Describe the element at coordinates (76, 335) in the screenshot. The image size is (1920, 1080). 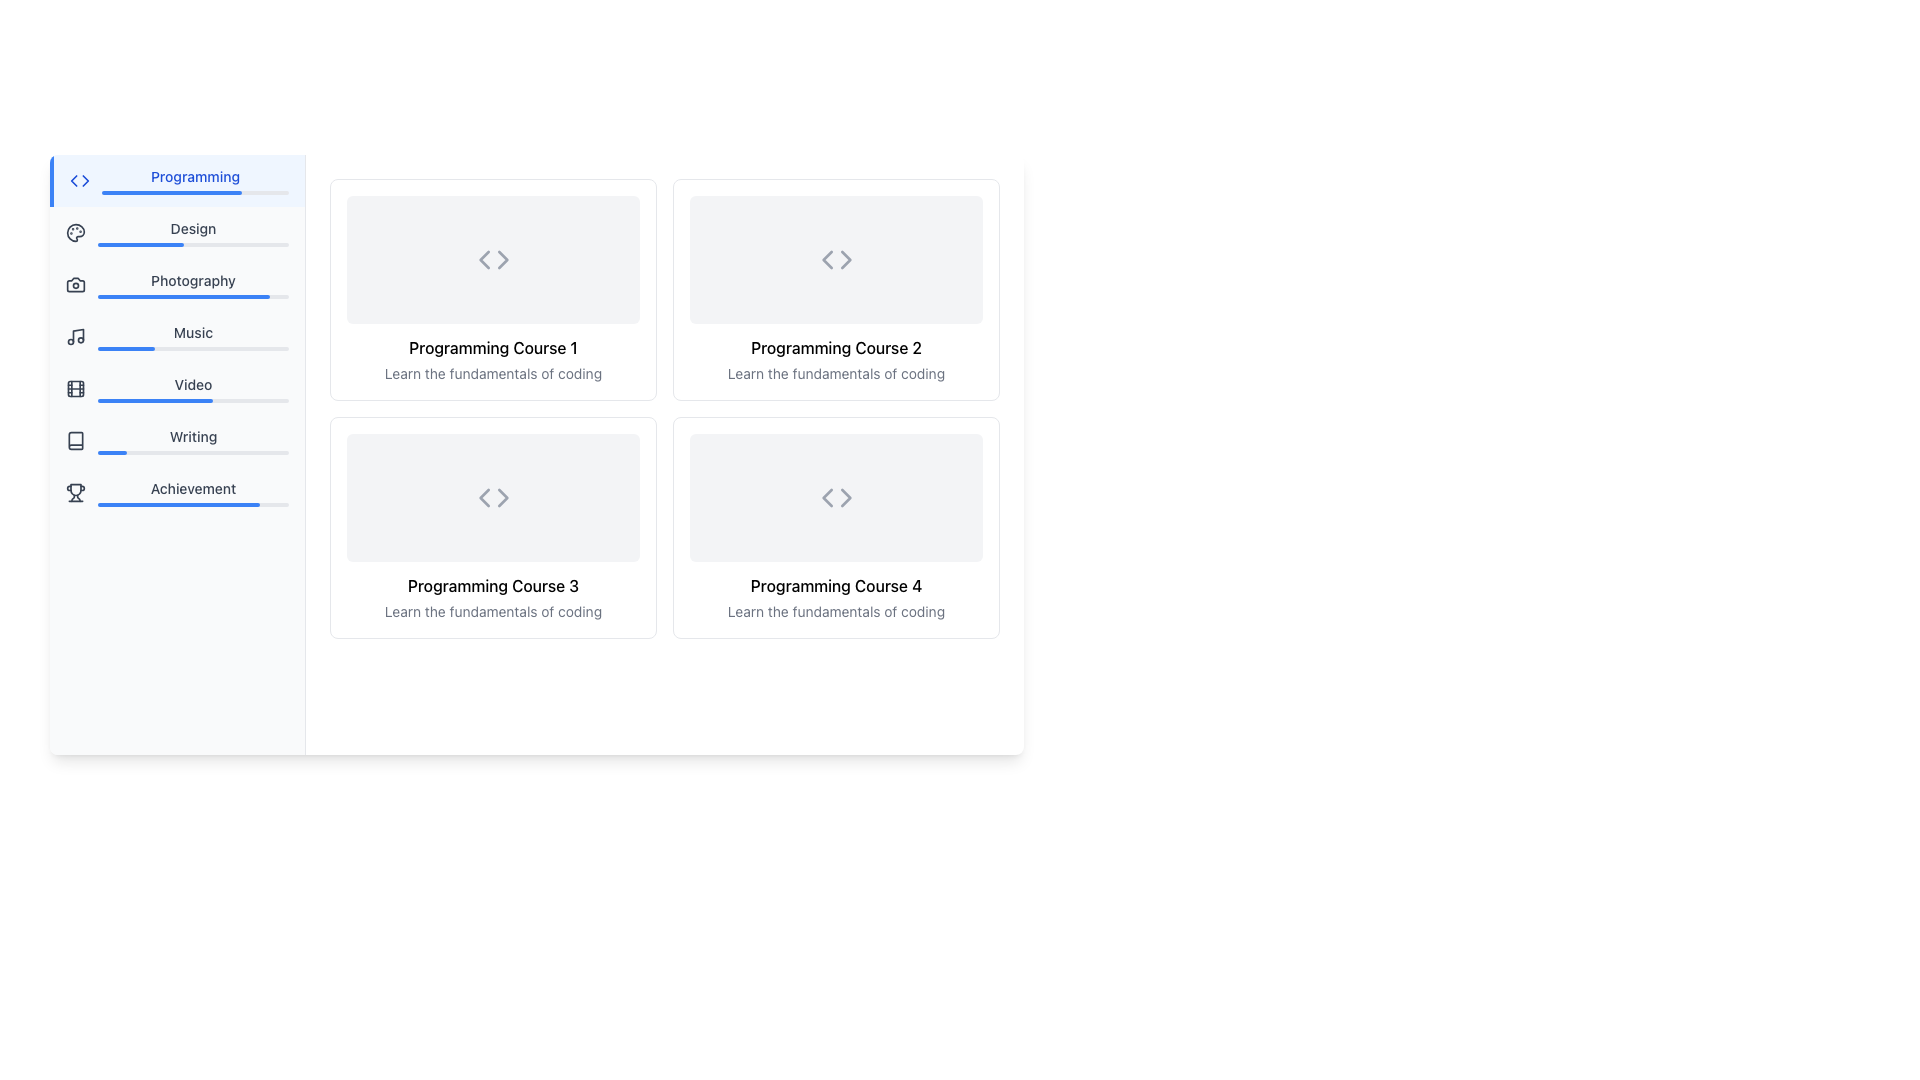
I see `the musical notes icon located in the sidebar menu adjacent to the label 'Music' to interact with the associated menu item` at that location.